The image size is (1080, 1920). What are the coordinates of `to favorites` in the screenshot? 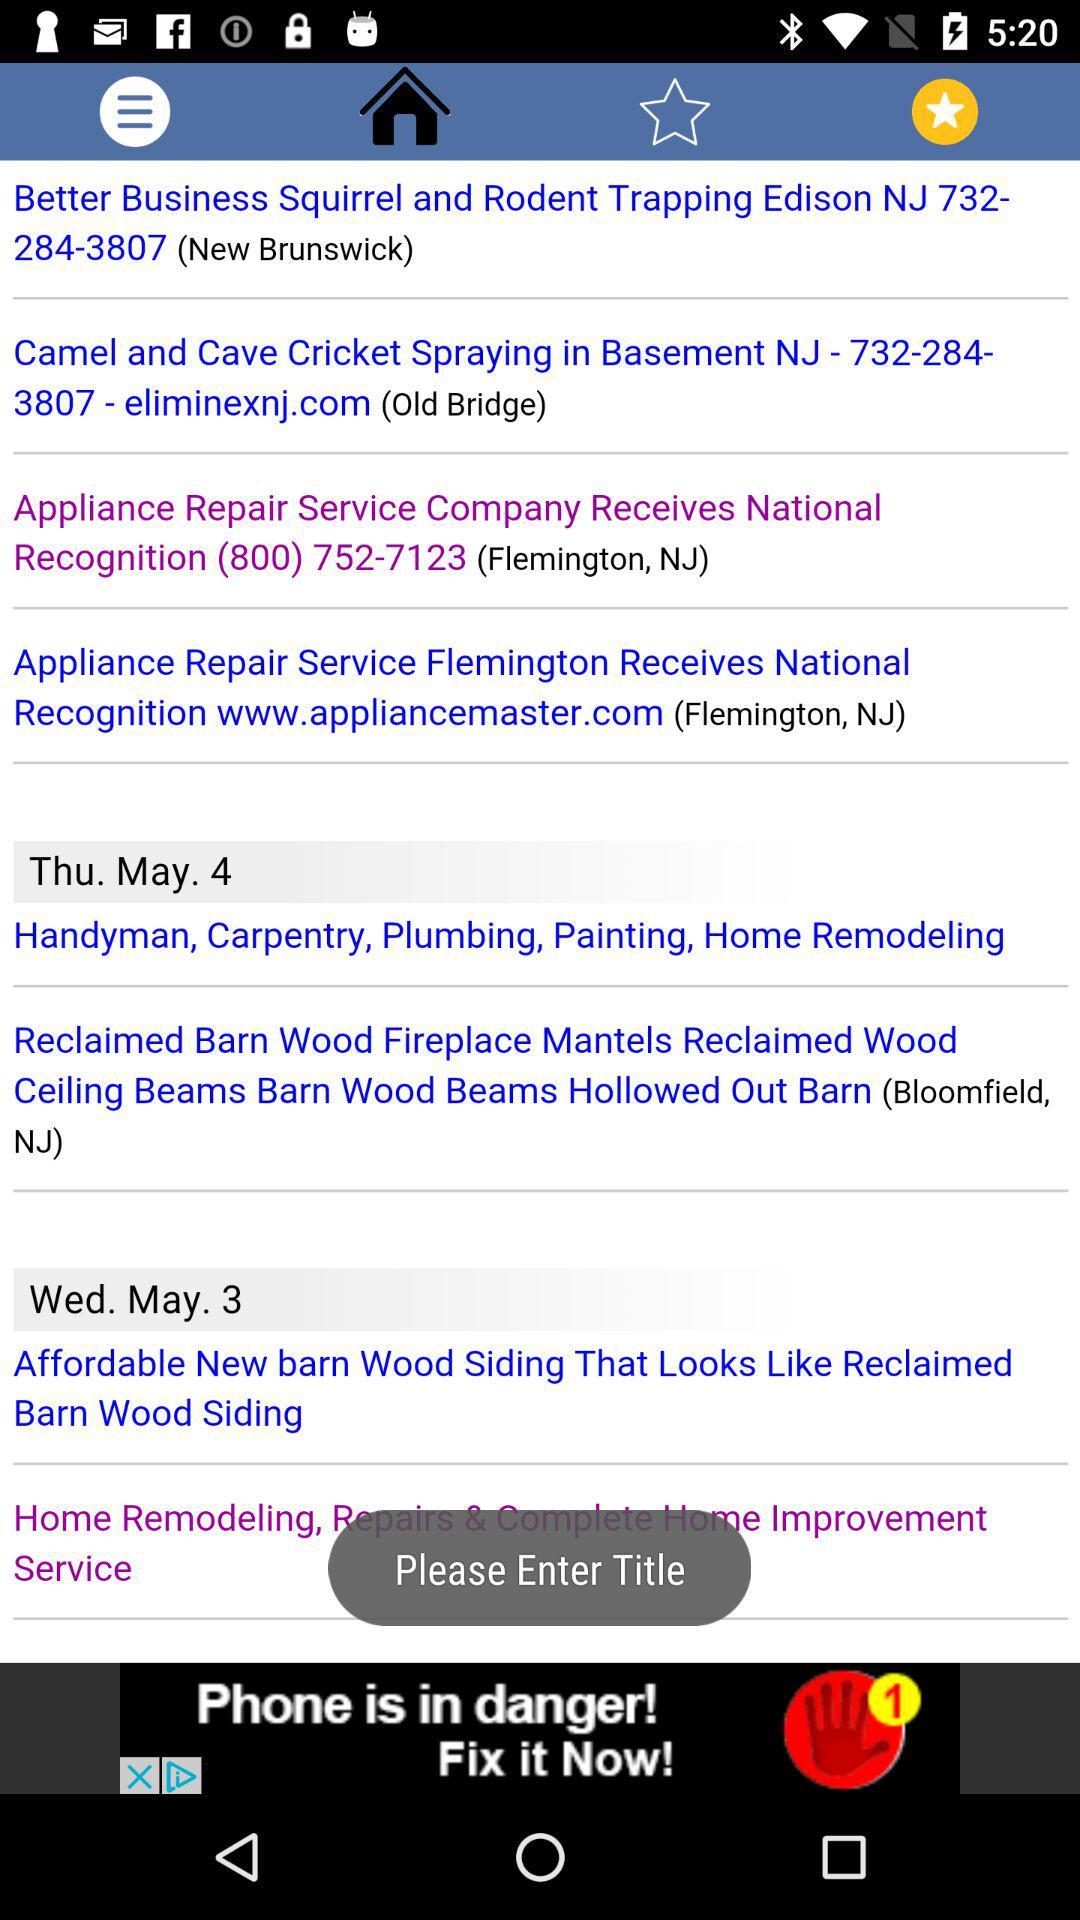 It's located at (675, 110).